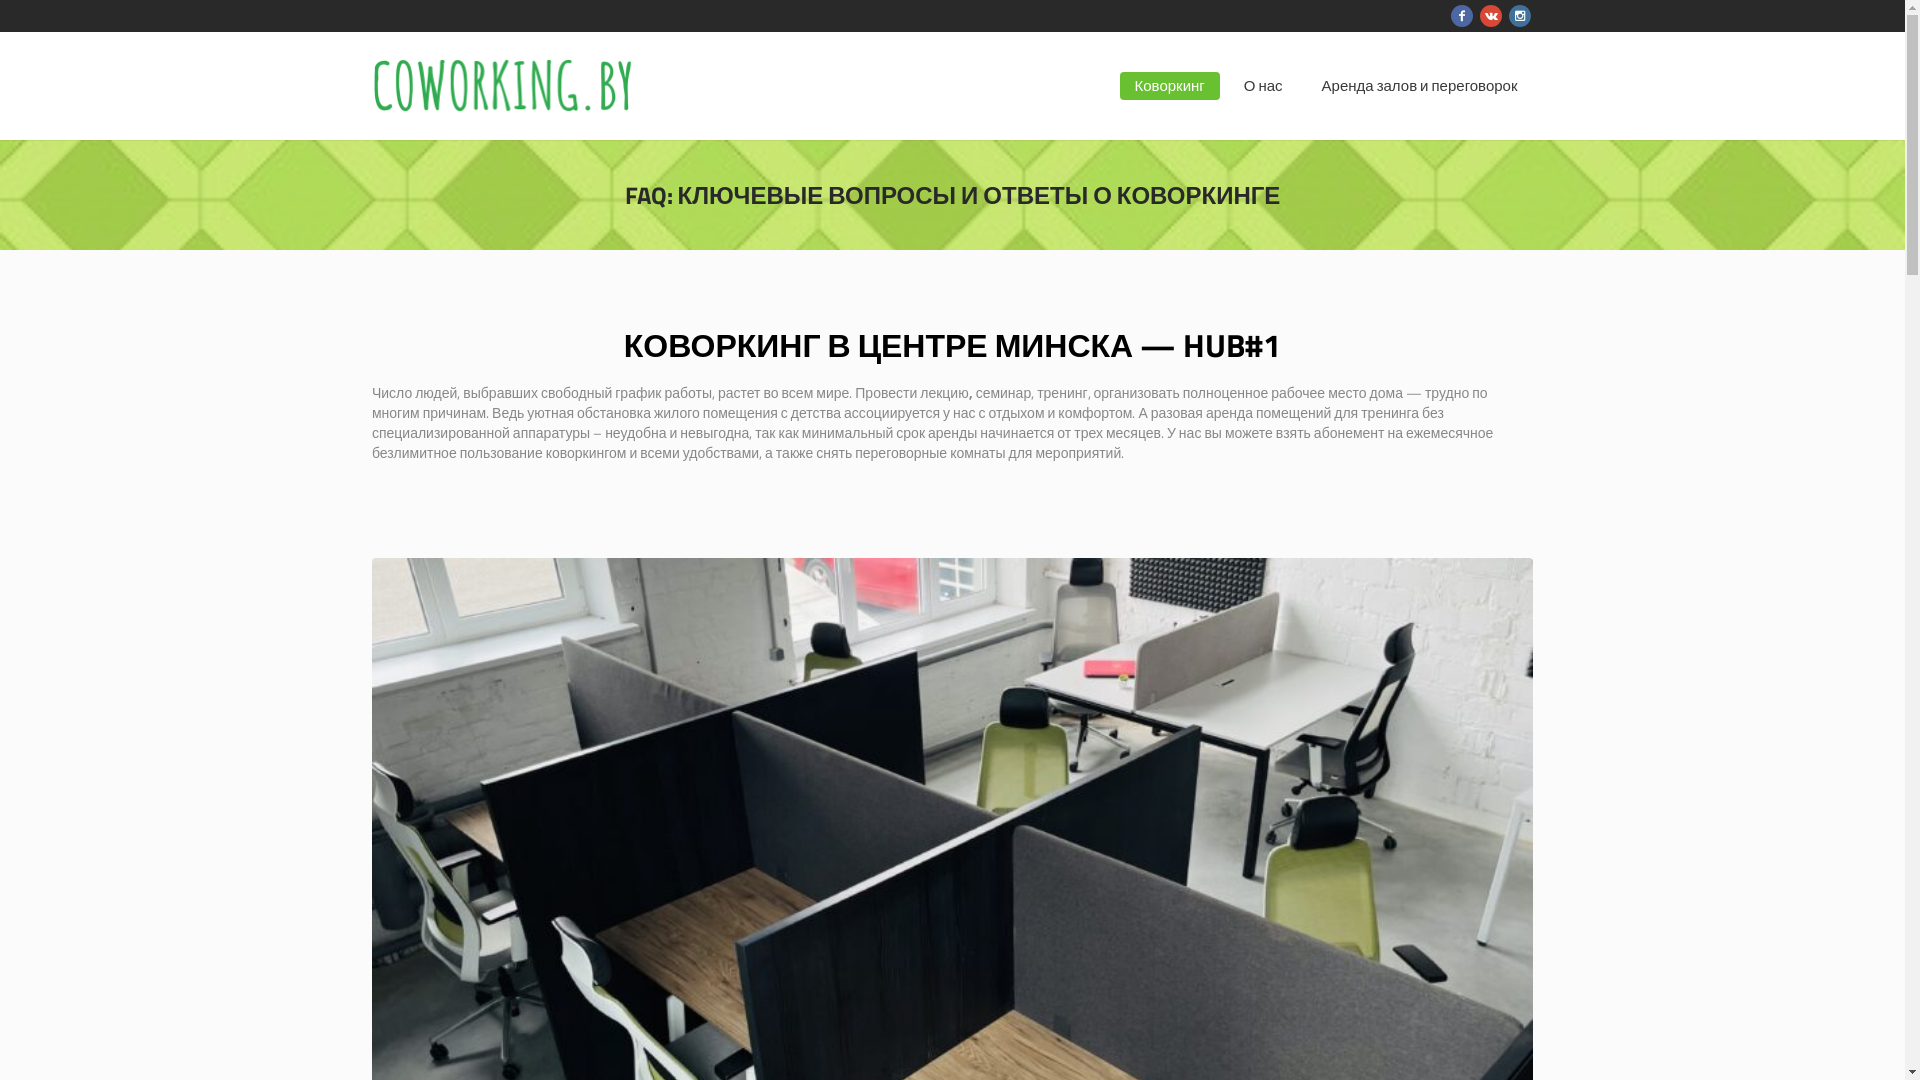 The height and width of the screenshot is (1080, 1920). What do you see at coordinates (1460, 15) in the screenshot?
I see `'Facebook'` at bounding box center [1460, 15].